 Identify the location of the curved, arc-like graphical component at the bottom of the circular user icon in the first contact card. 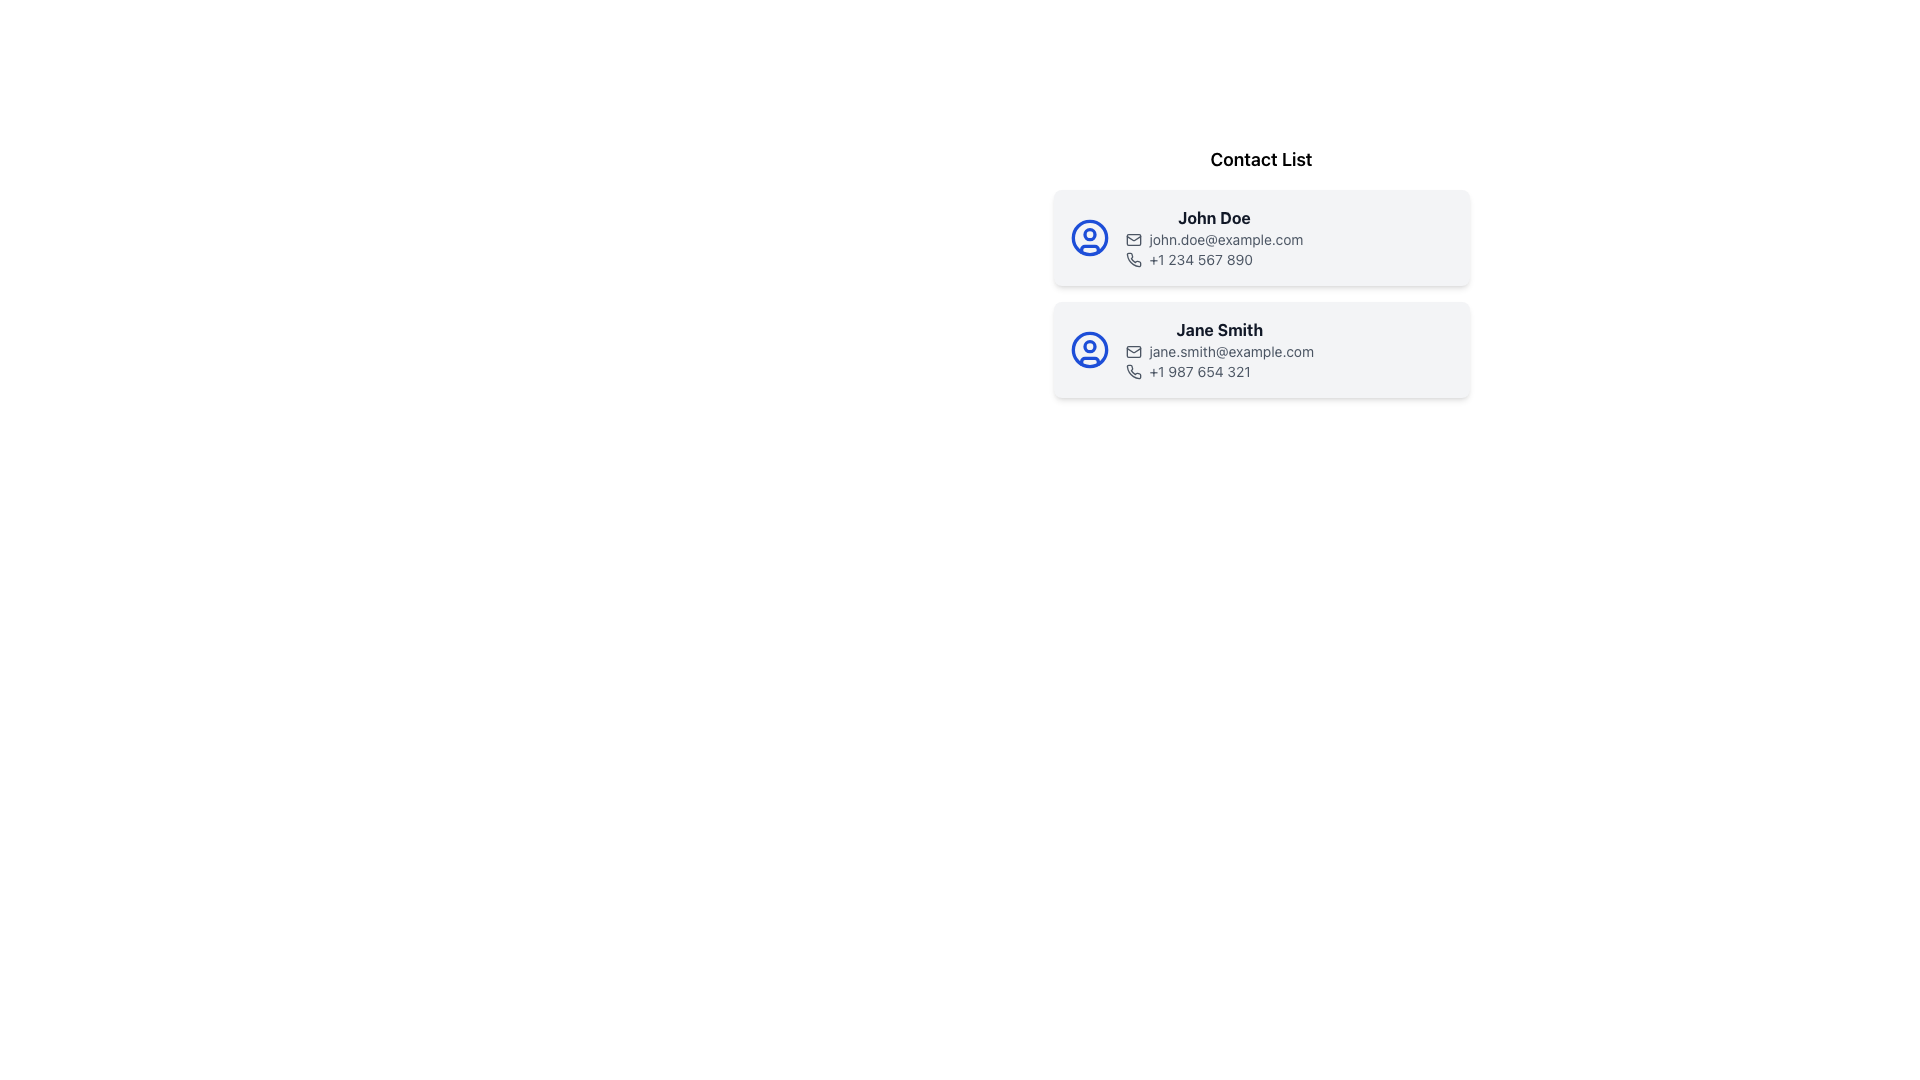
(1088, 248).